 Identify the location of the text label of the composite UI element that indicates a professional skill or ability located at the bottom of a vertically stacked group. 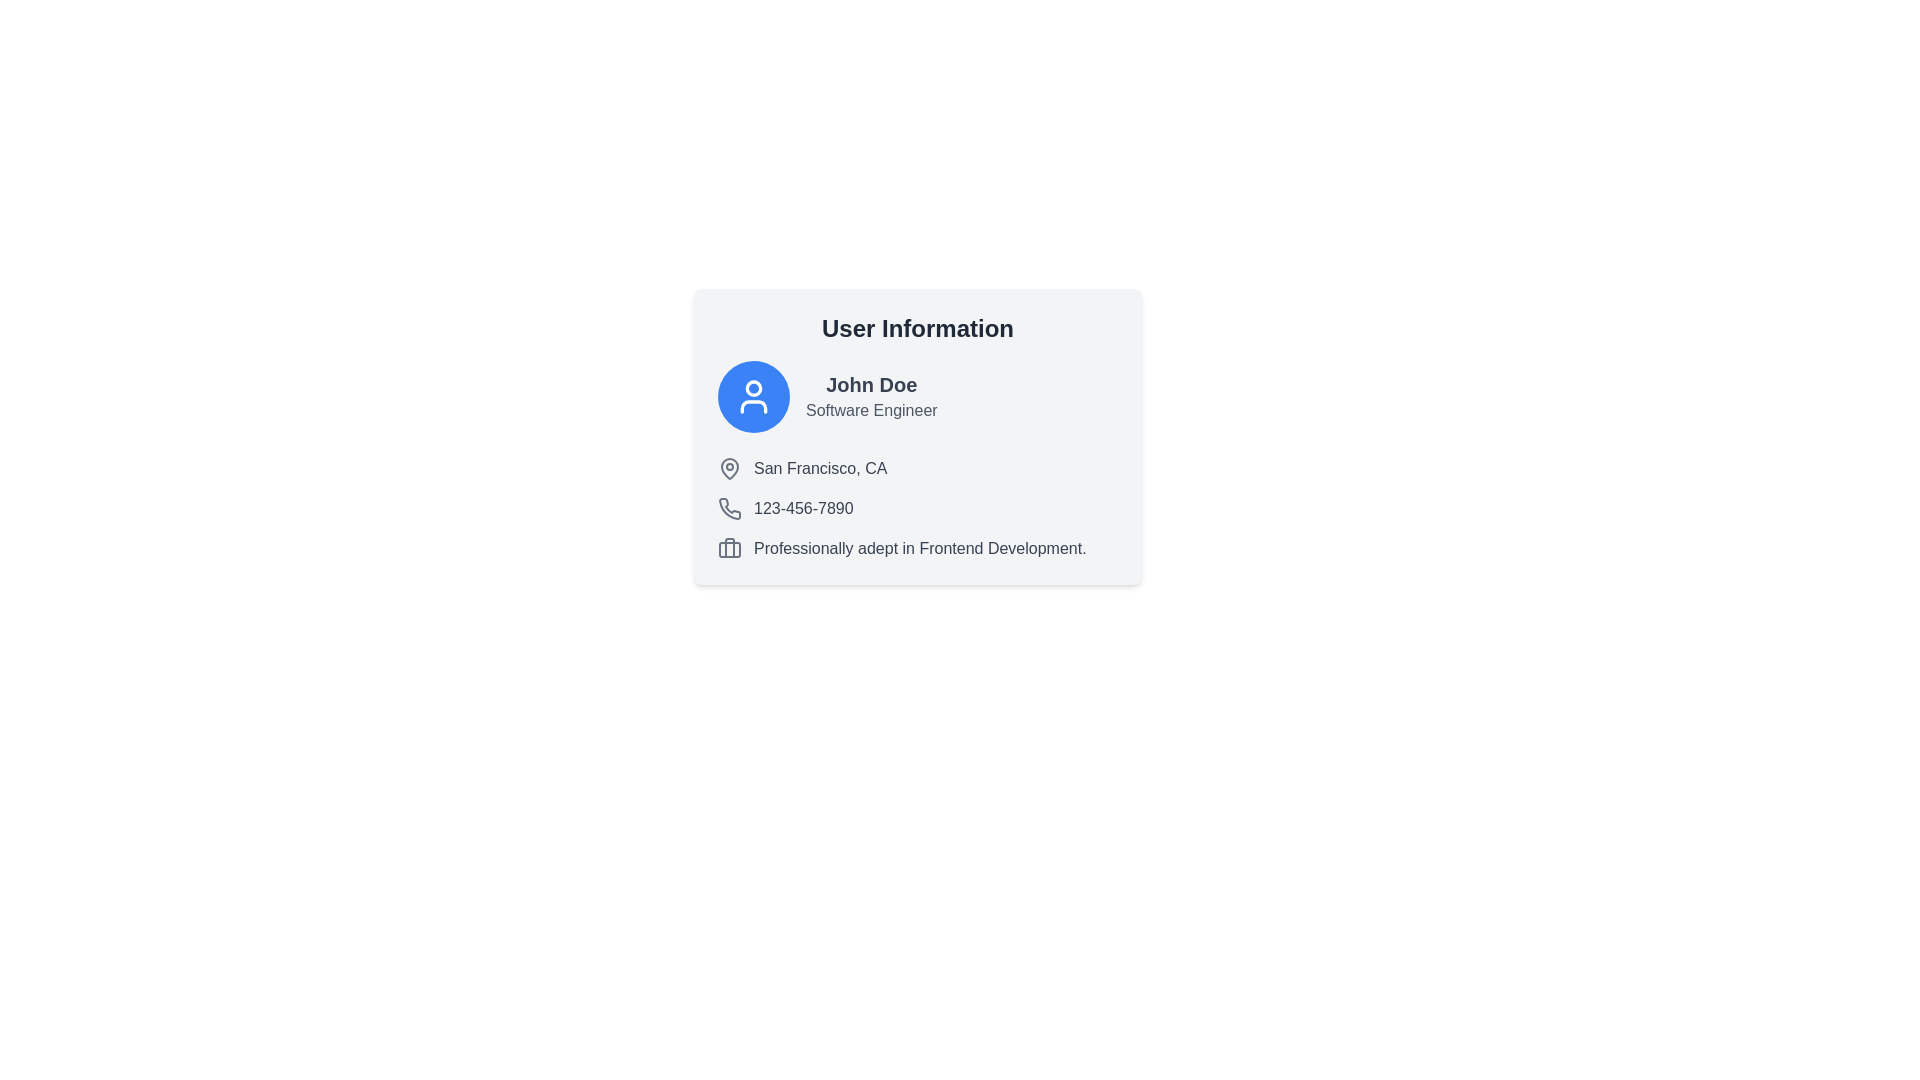
(916, 548).